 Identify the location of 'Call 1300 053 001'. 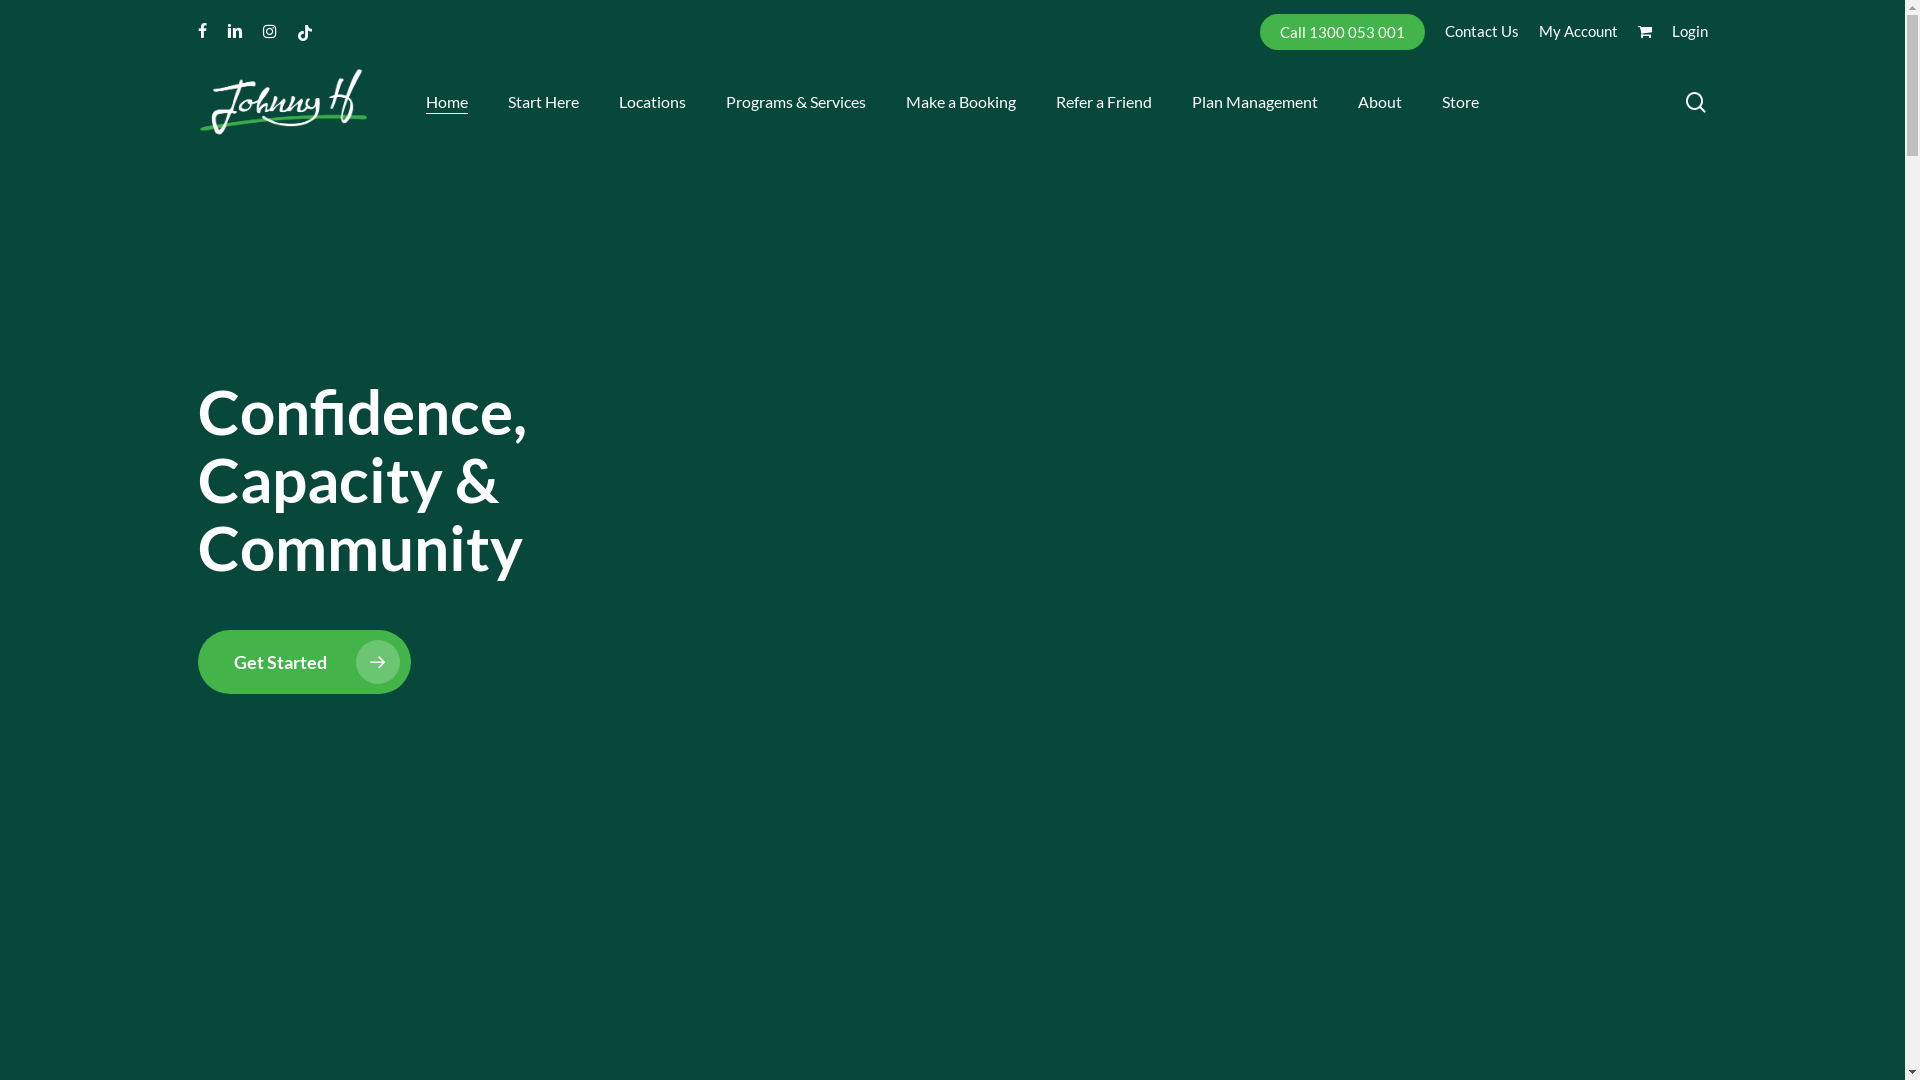
(1258, 31).